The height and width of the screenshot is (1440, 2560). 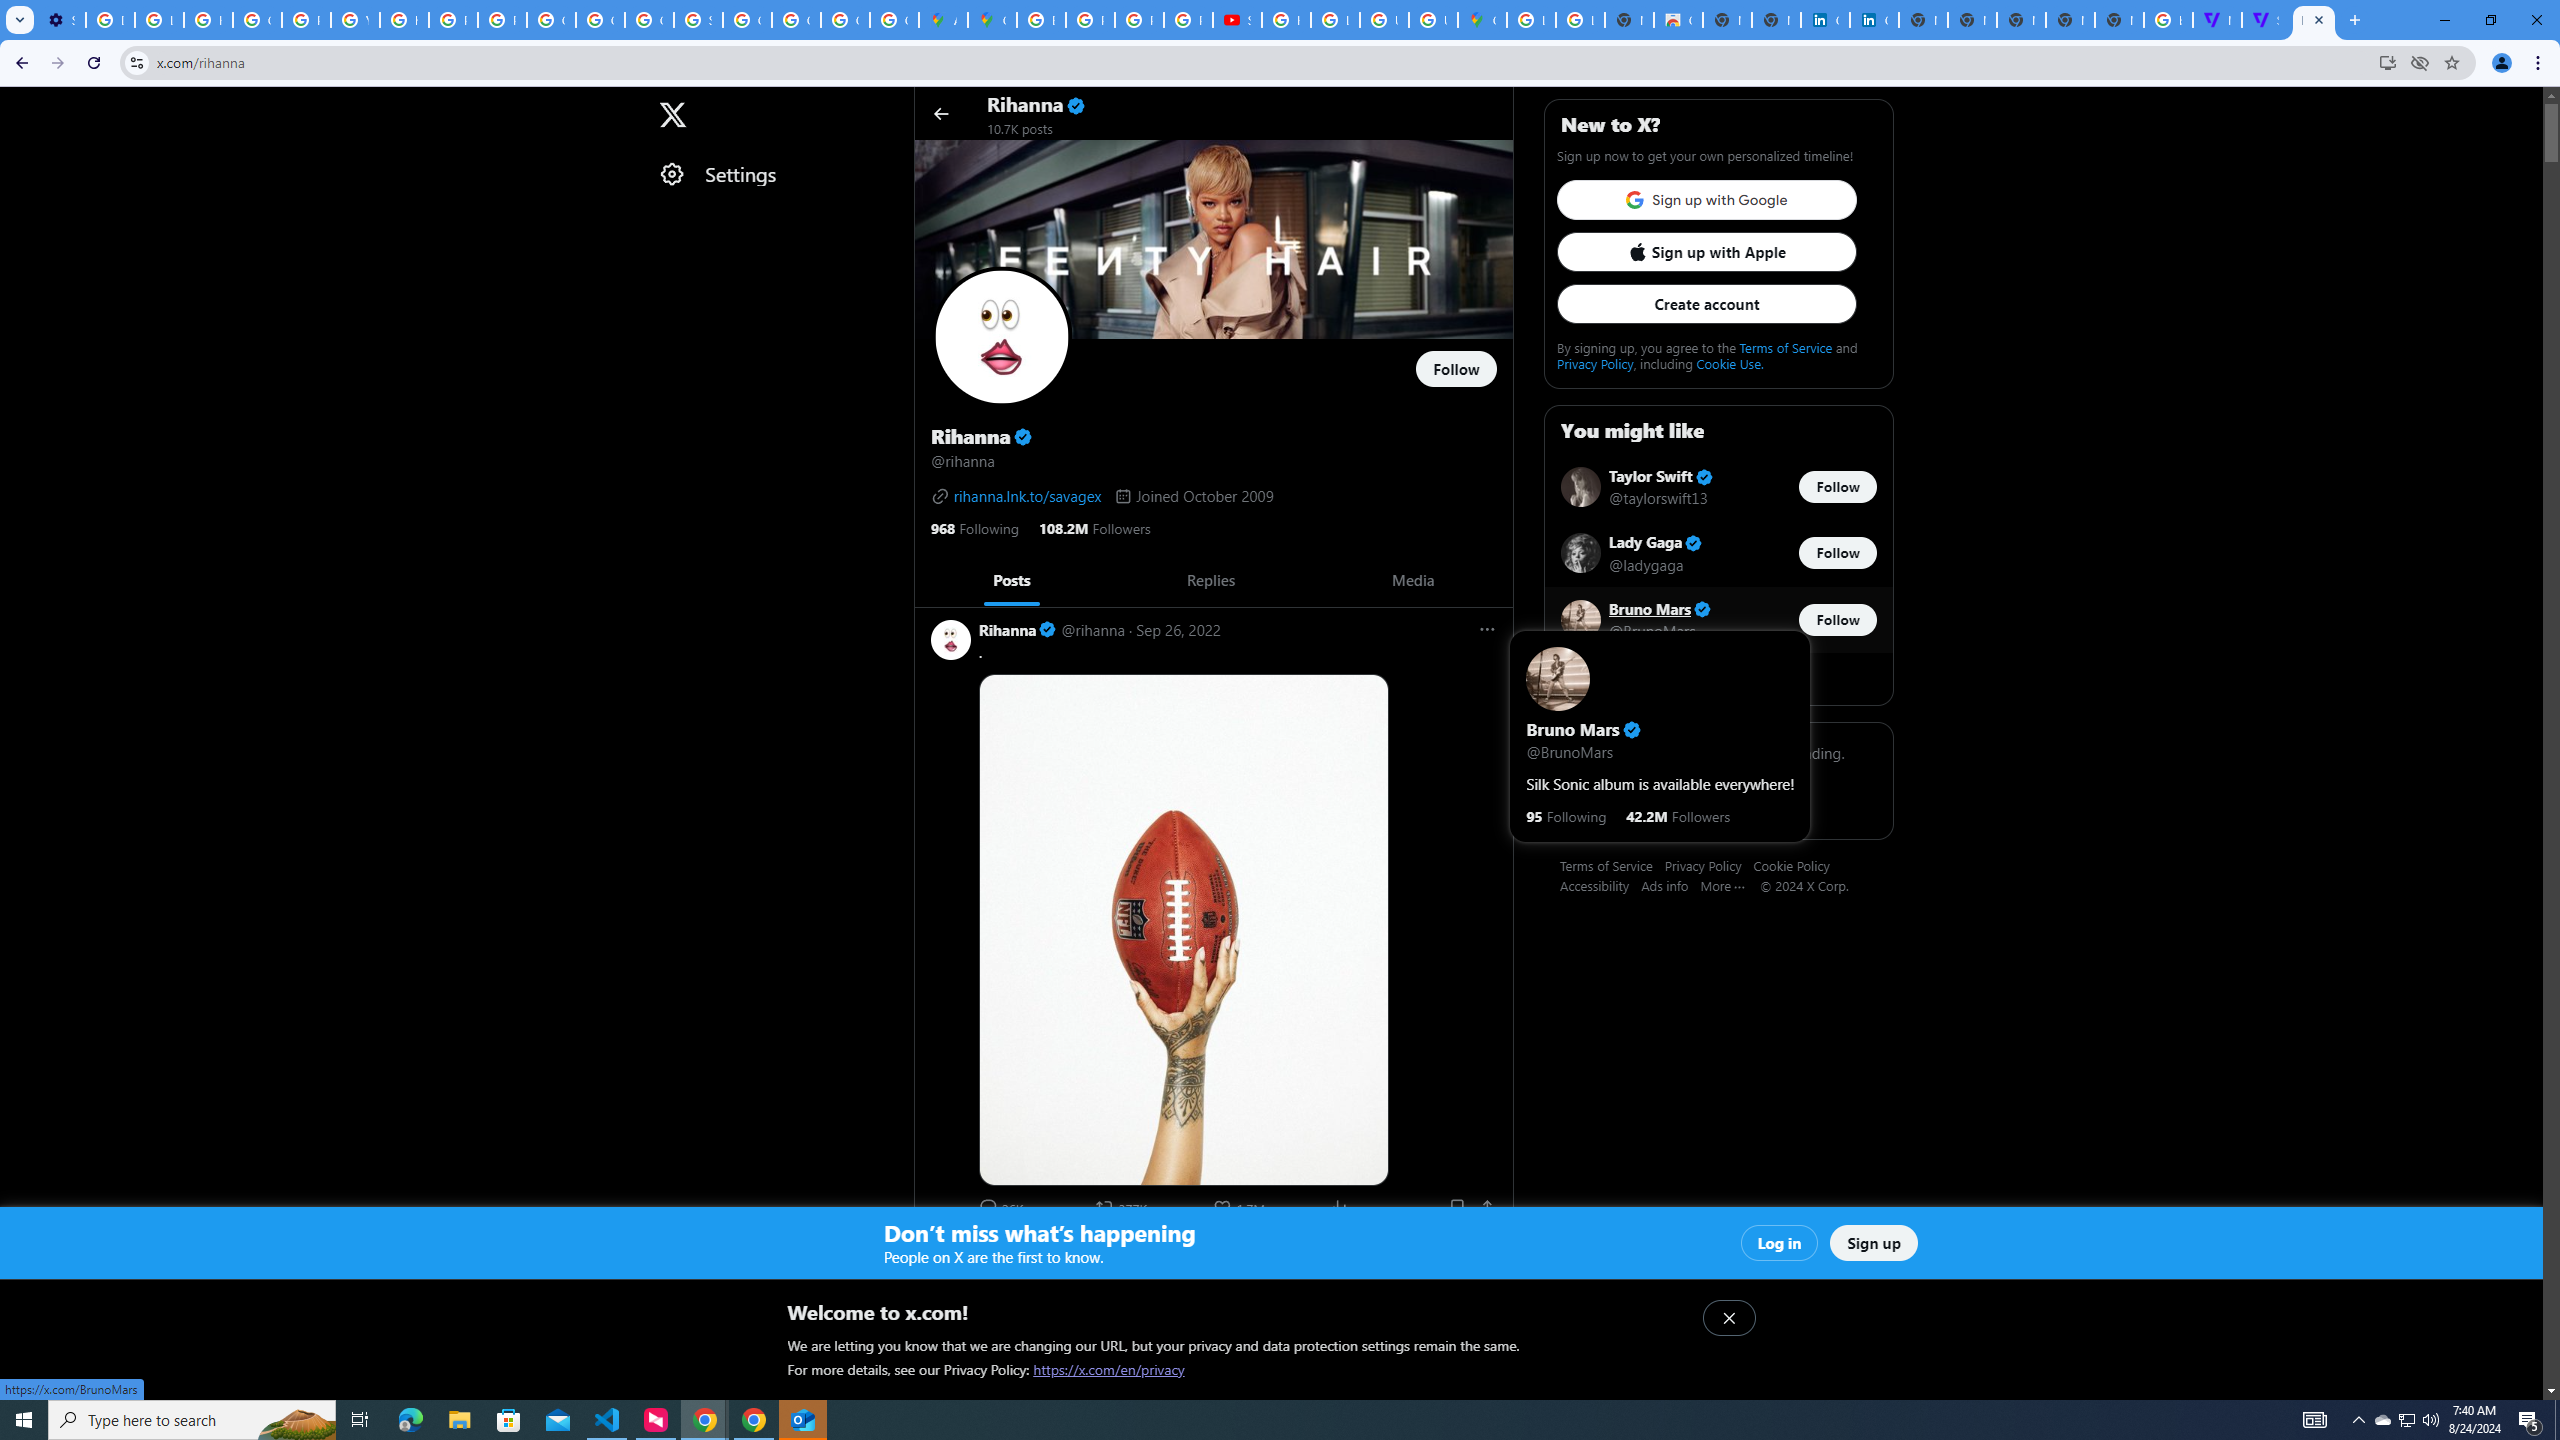 I want to click on '26148 Replies. Reply', so click(x=1002, y=1206).